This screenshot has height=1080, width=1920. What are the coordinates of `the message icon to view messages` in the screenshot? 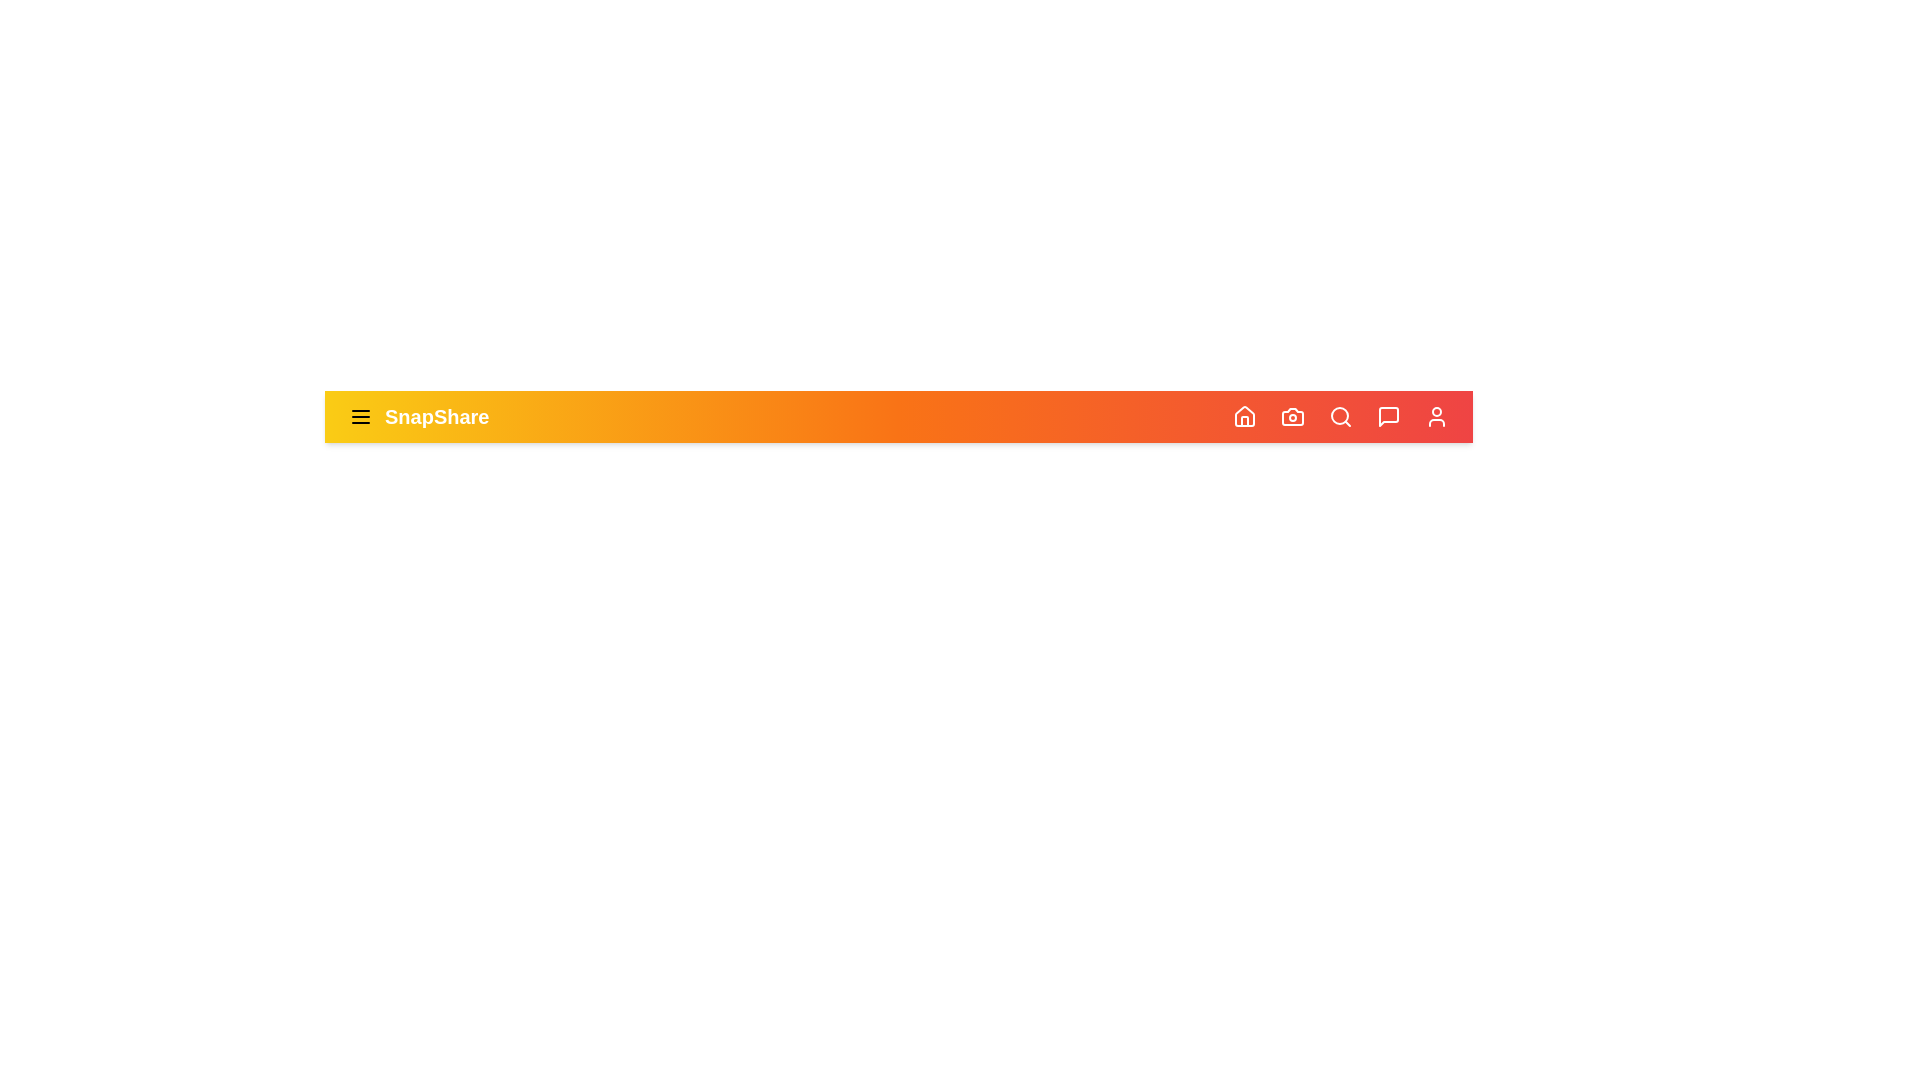 It's located at (1387, 415).